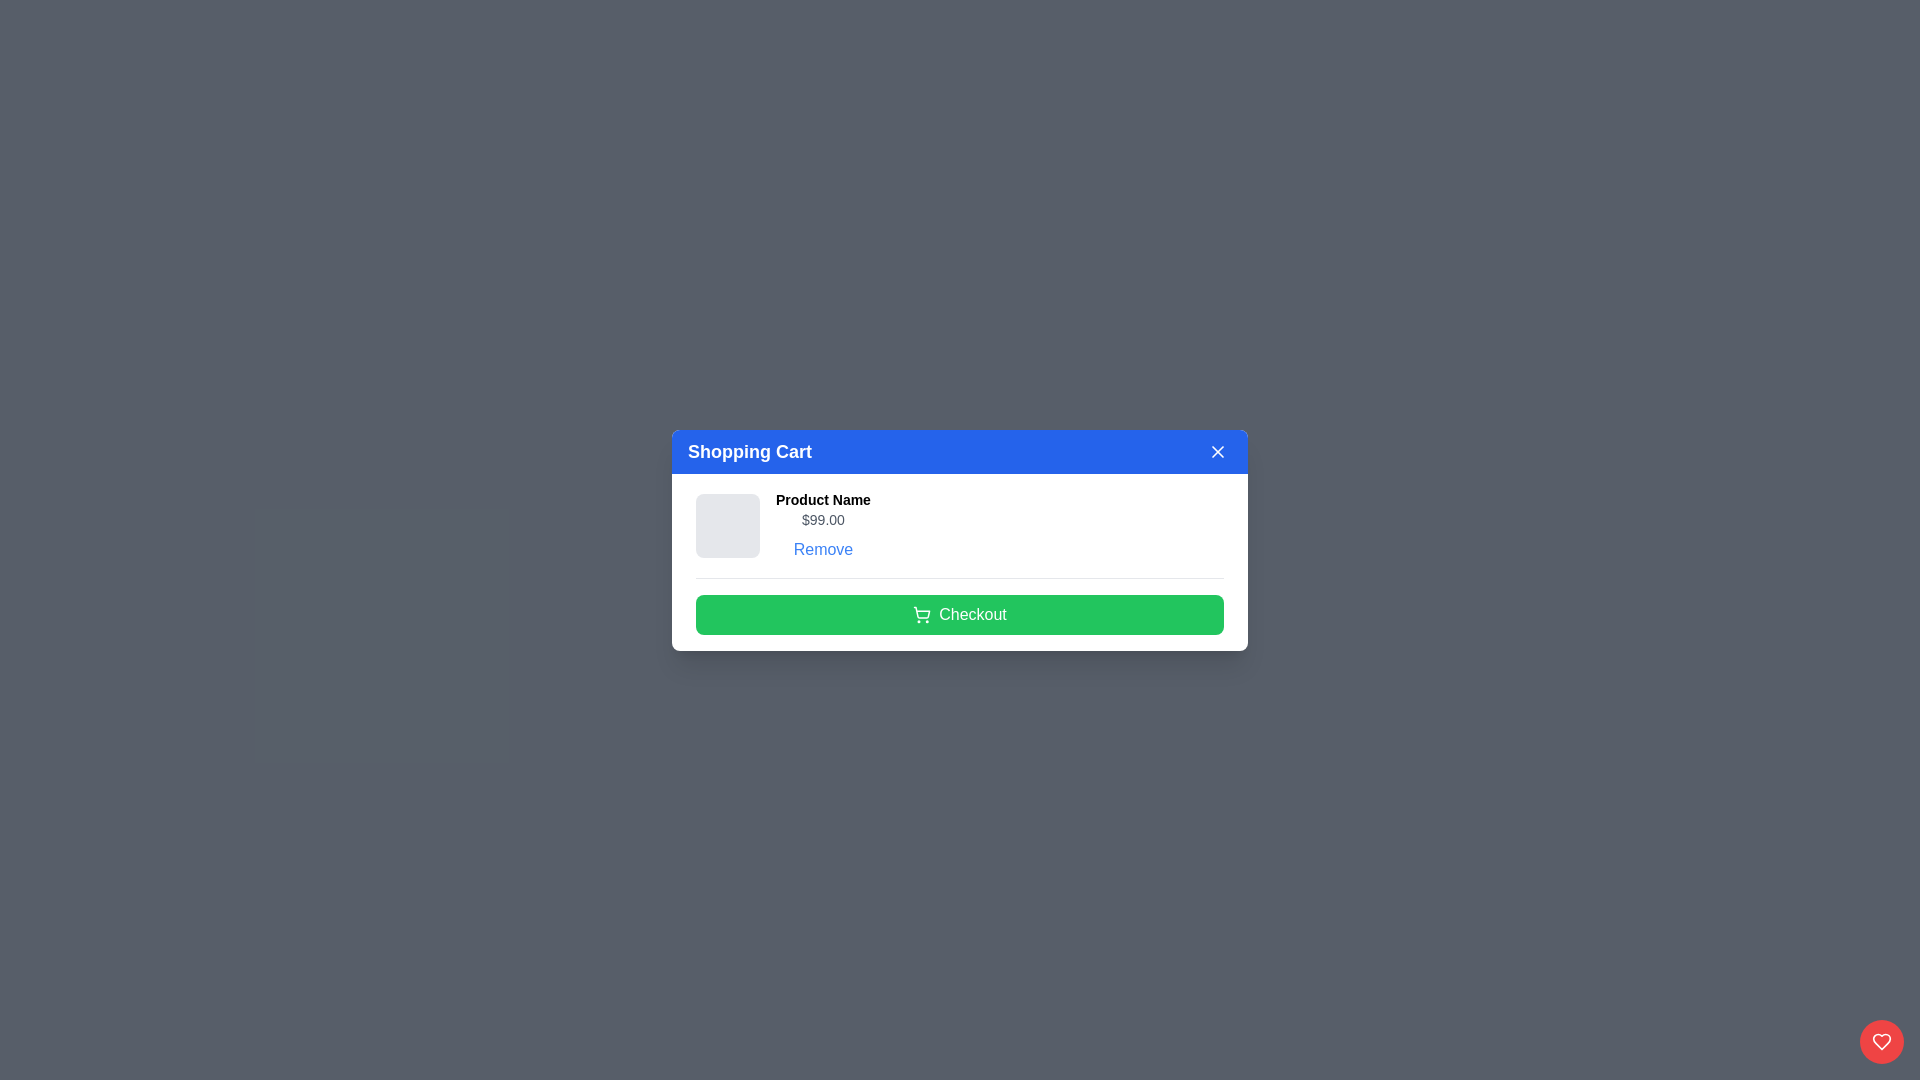  I want to click on the green 'Checkout' button with white text and a shopping cart icon, so click(960, 613).